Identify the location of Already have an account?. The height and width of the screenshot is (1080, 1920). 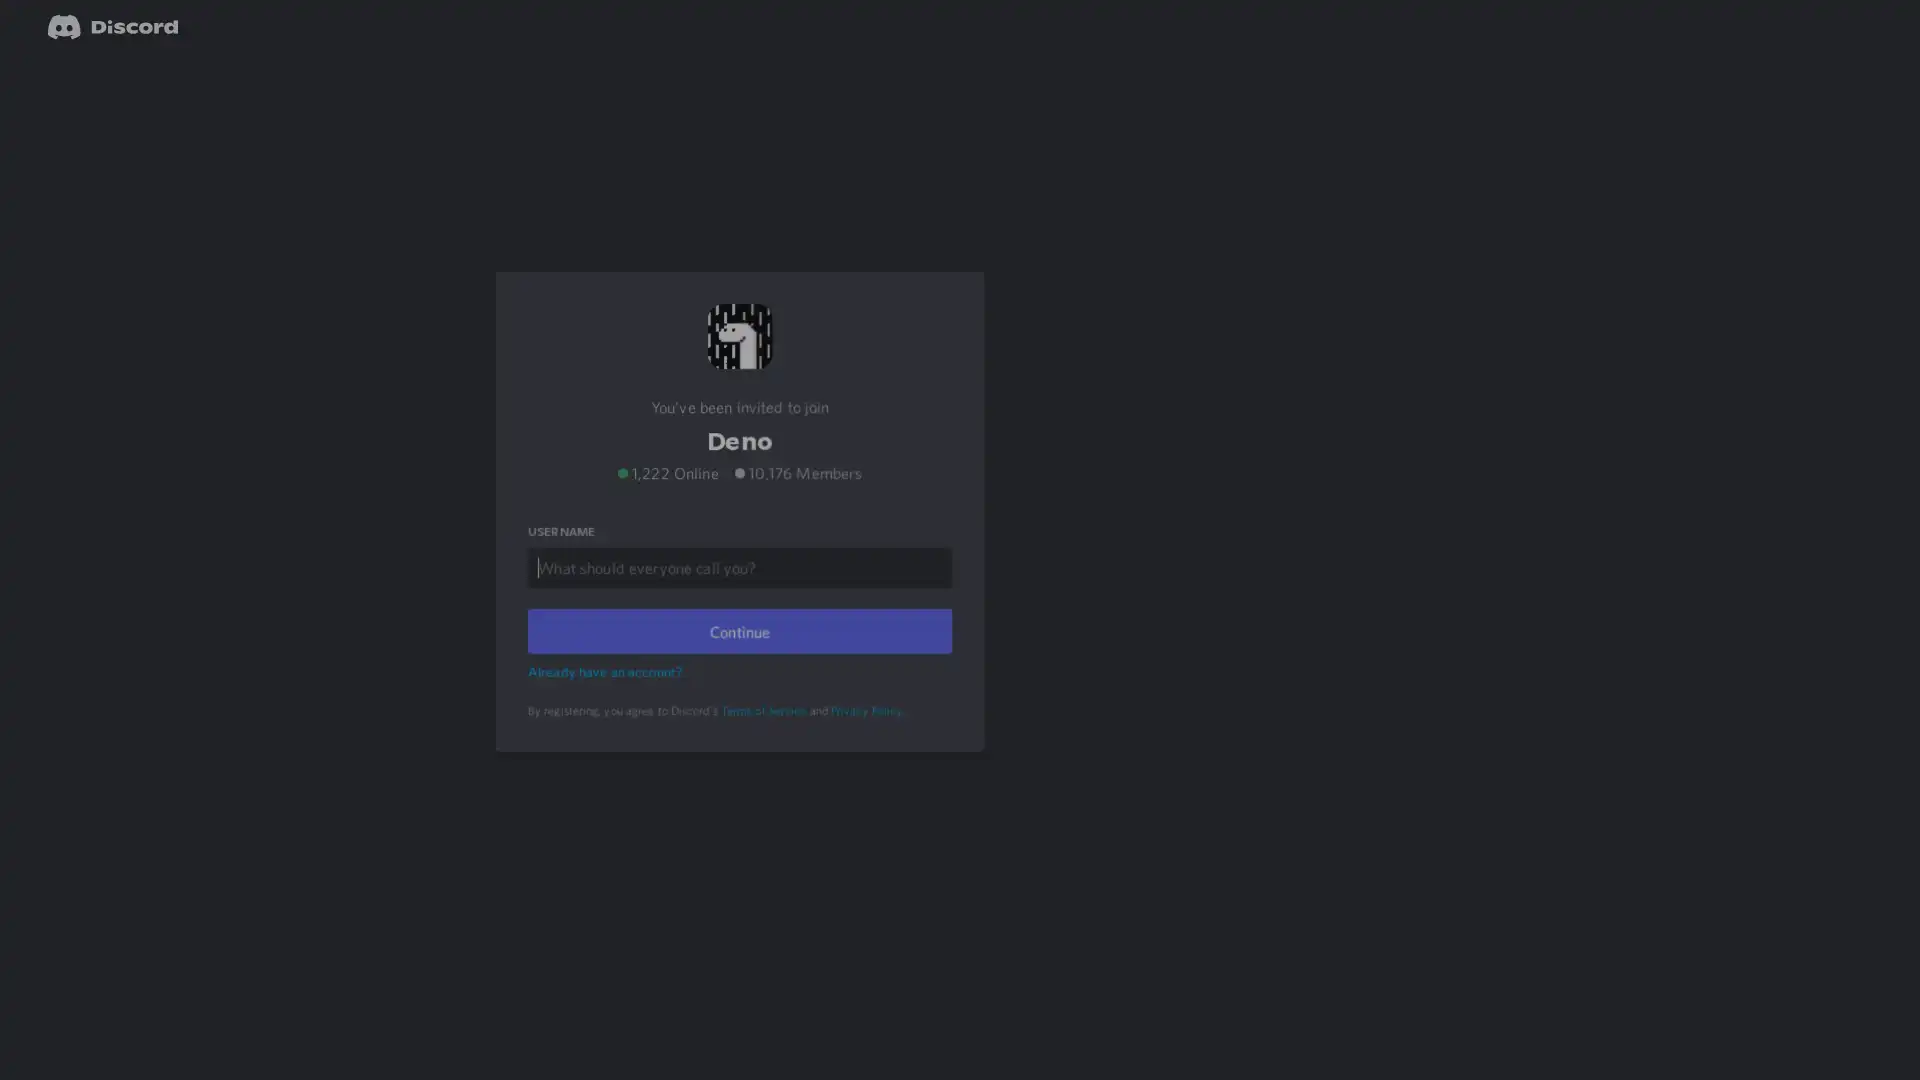
(607, 696).